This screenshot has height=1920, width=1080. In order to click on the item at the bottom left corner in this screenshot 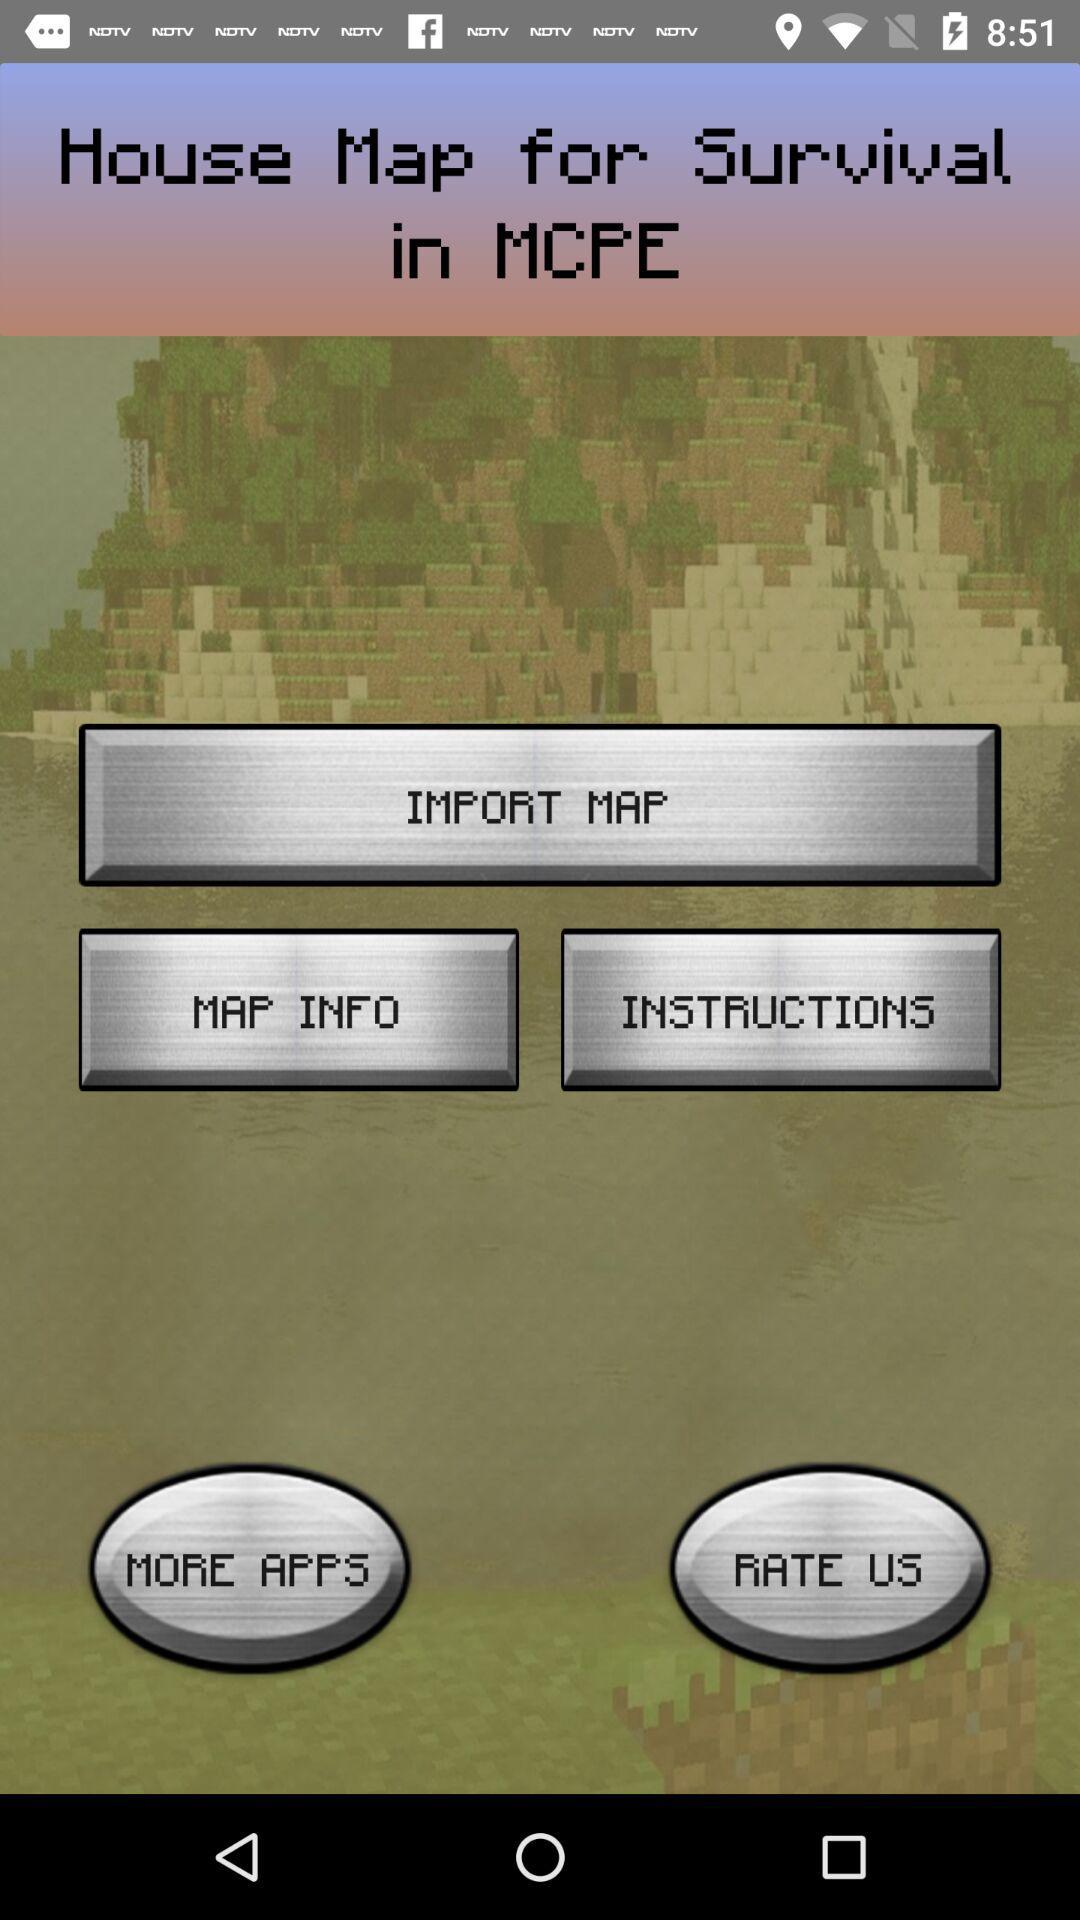, I will do `click(248, 1567)`.